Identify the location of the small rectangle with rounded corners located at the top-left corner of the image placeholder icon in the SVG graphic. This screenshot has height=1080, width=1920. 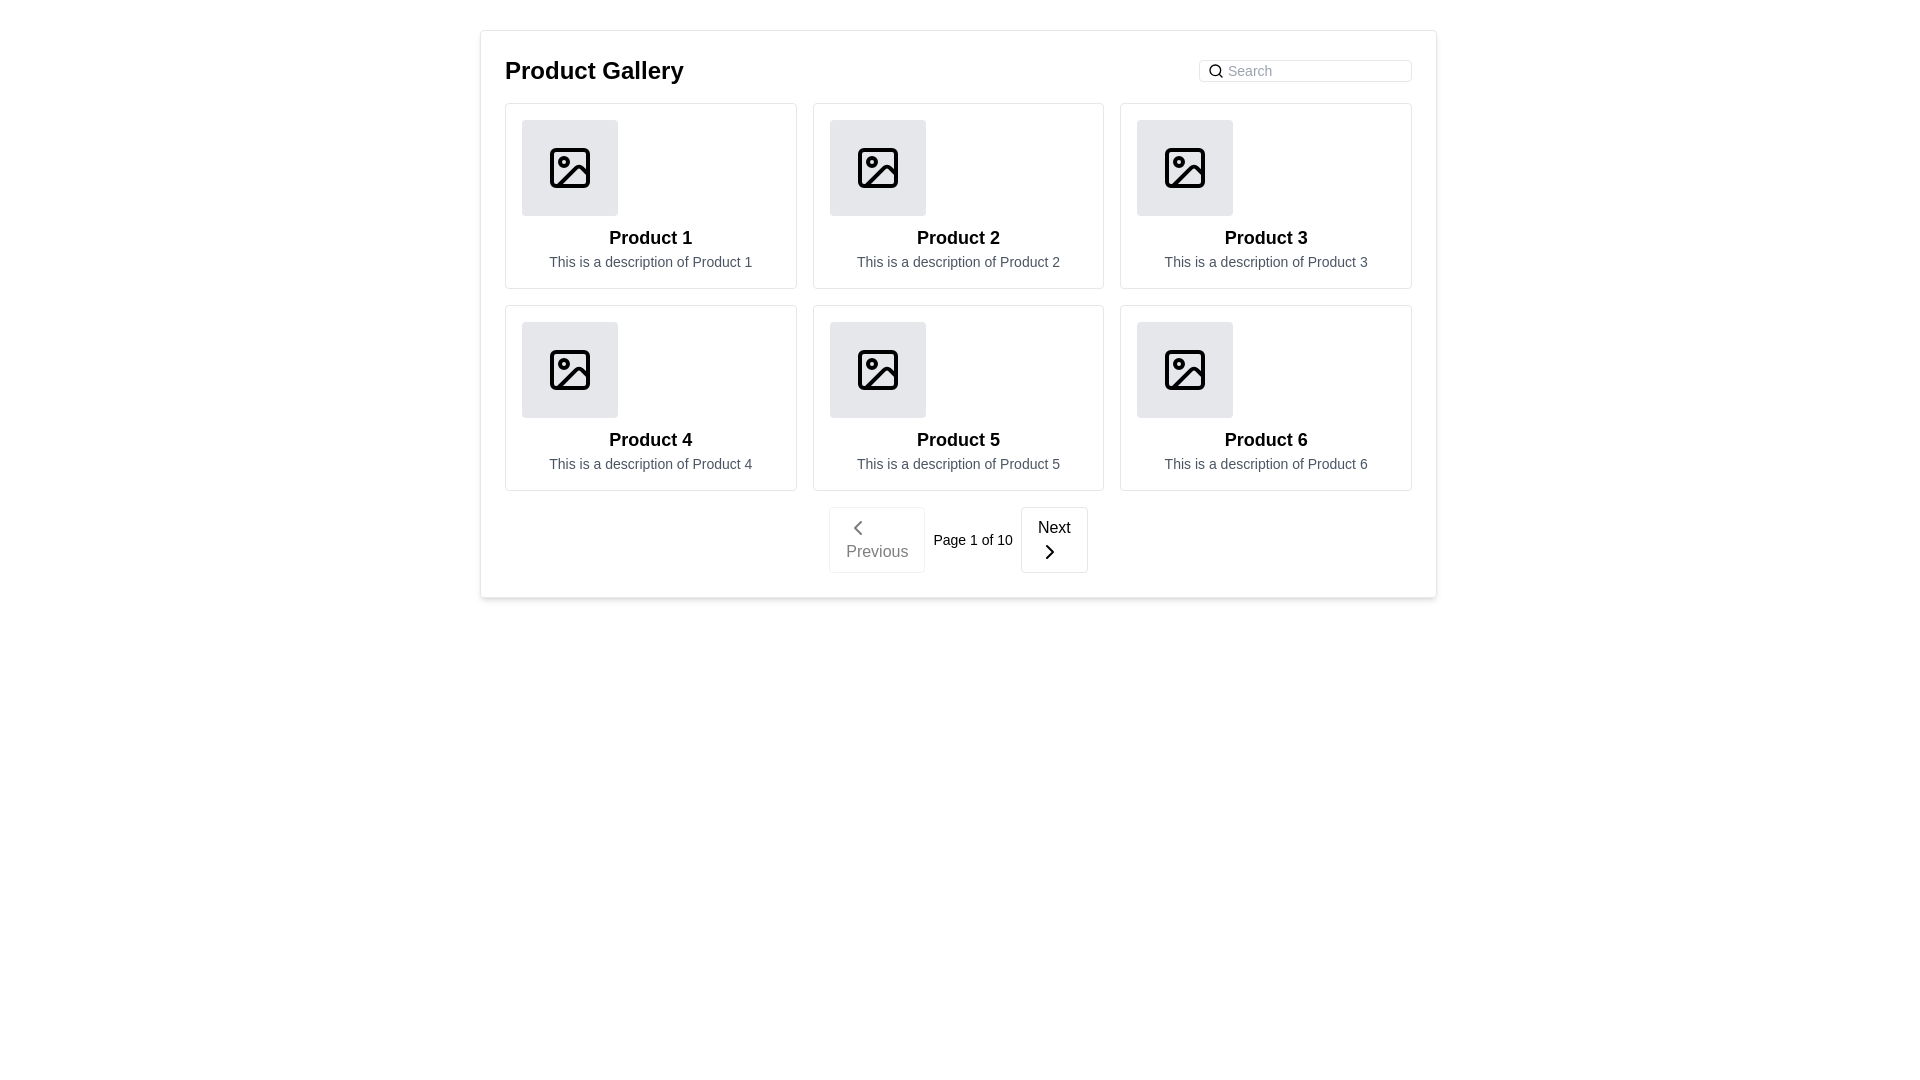
(569, 167).